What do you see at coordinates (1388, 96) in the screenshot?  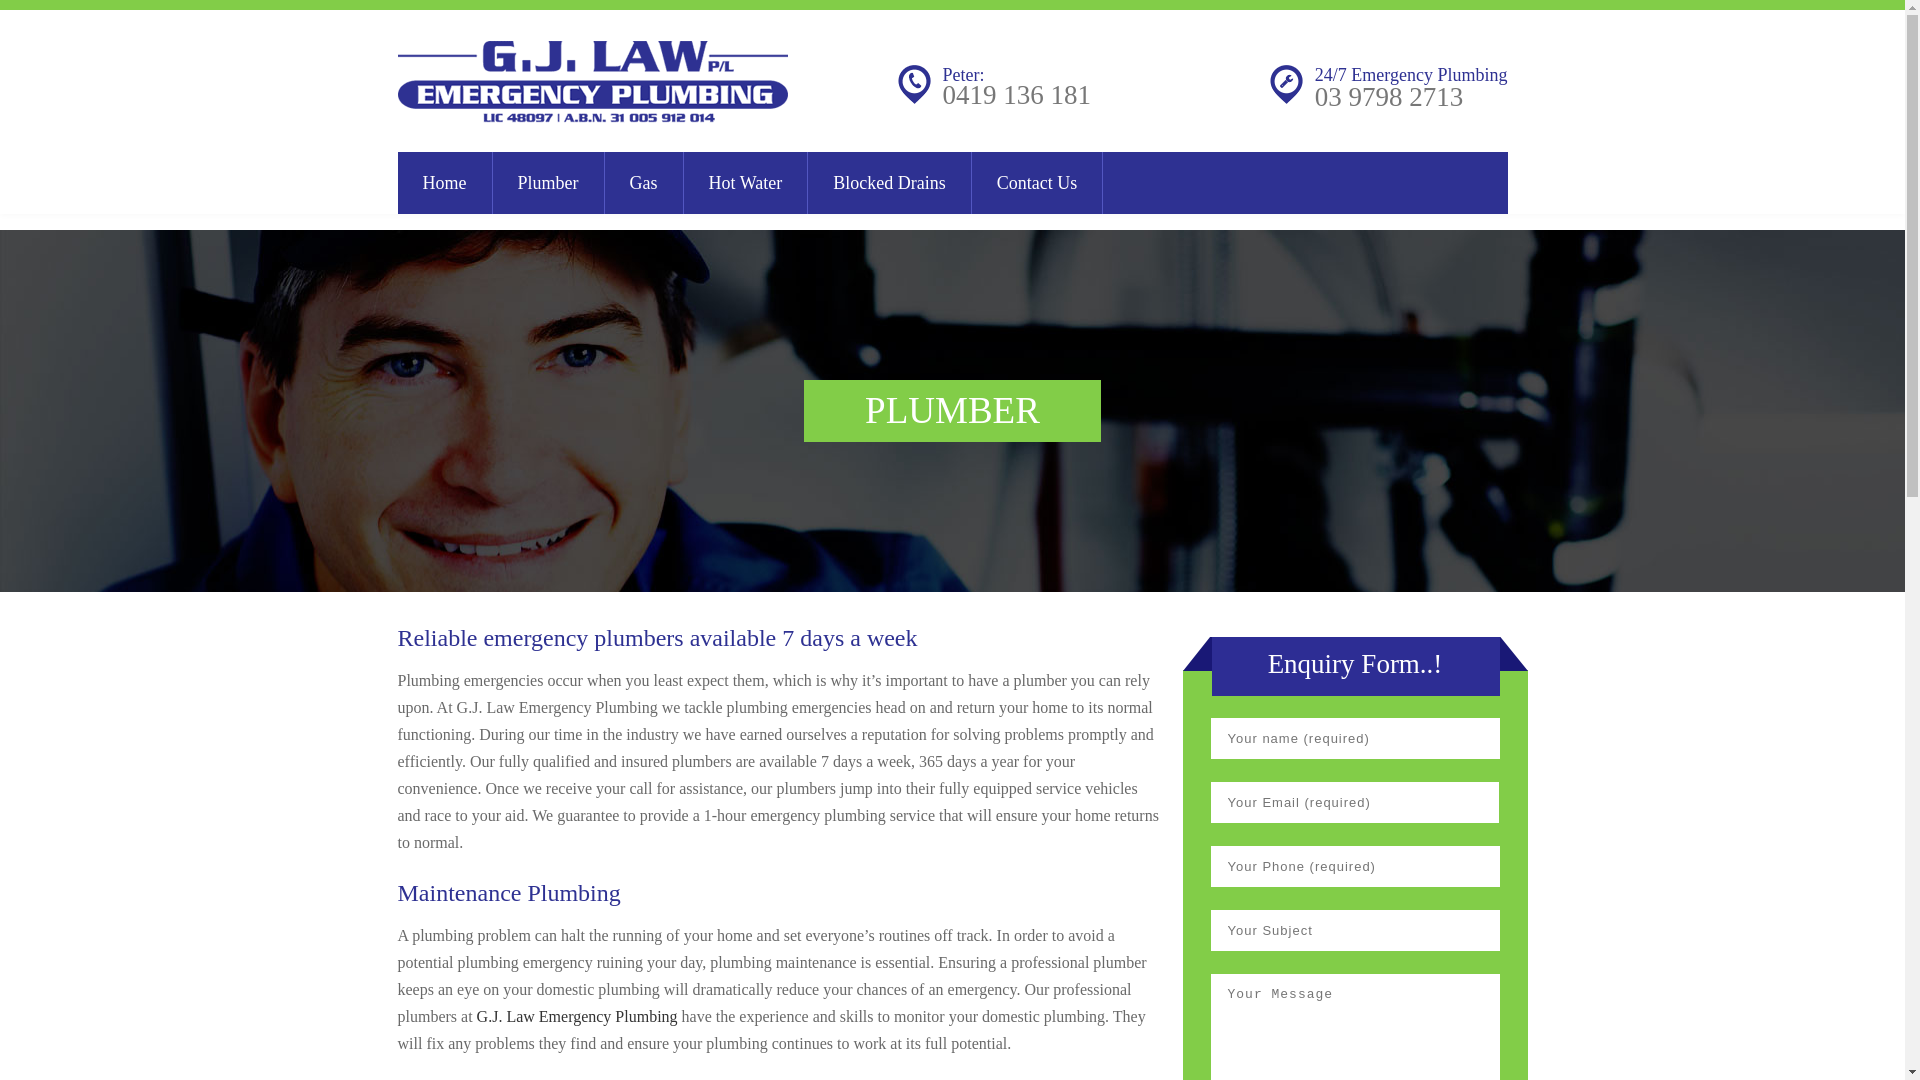 I see `'03 9798 2713'` at bounding box center [1388, 96].